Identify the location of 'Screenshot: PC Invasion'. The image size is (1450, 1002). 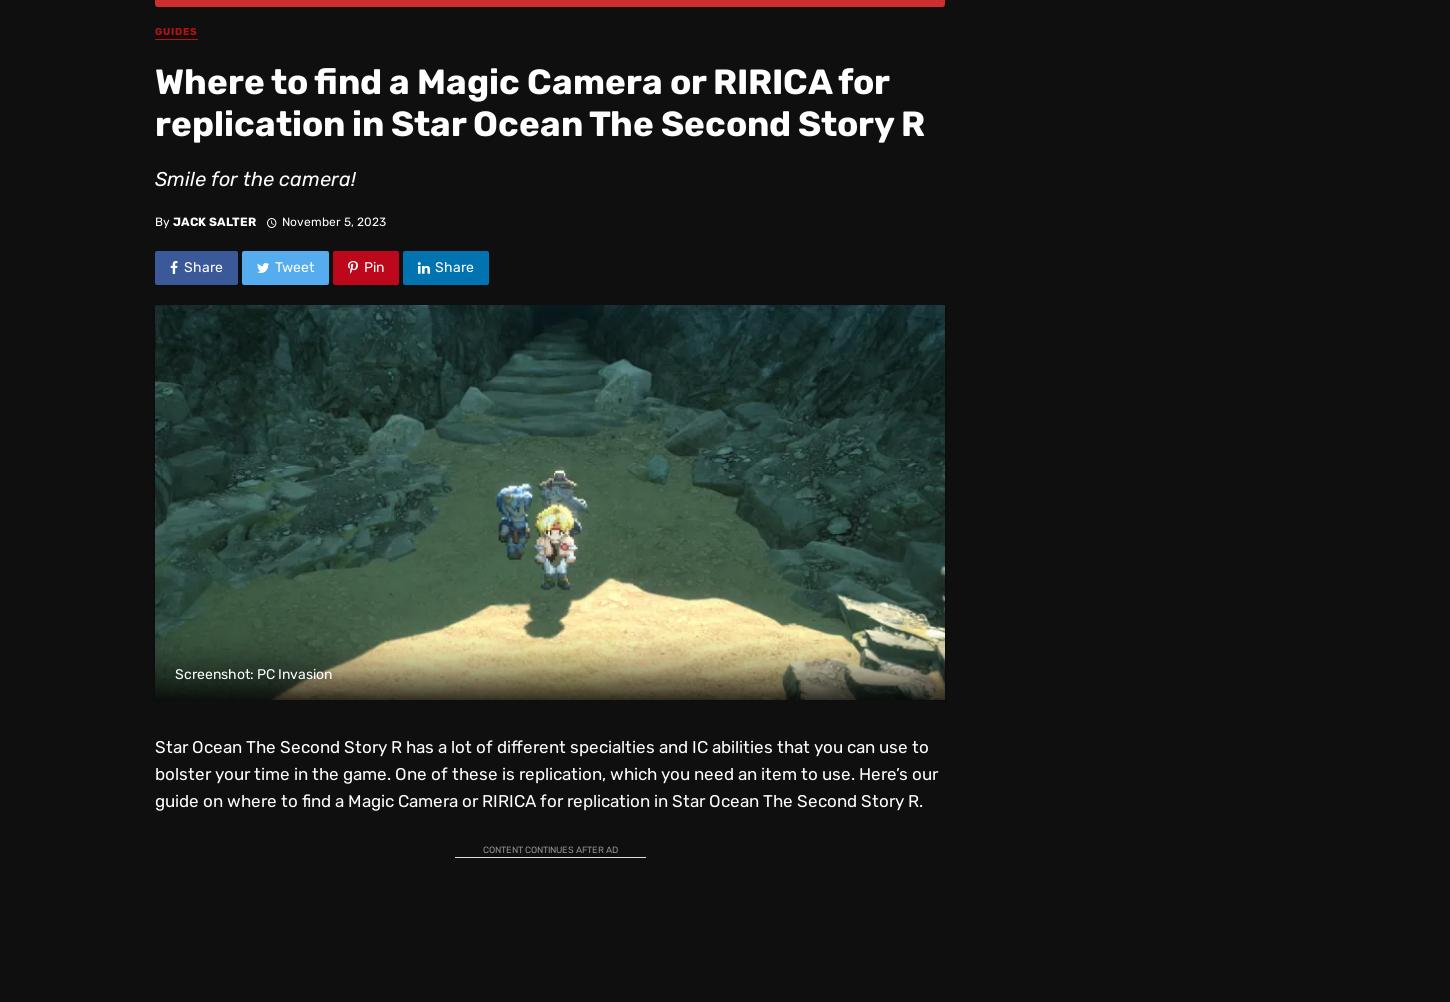
(253, 674).